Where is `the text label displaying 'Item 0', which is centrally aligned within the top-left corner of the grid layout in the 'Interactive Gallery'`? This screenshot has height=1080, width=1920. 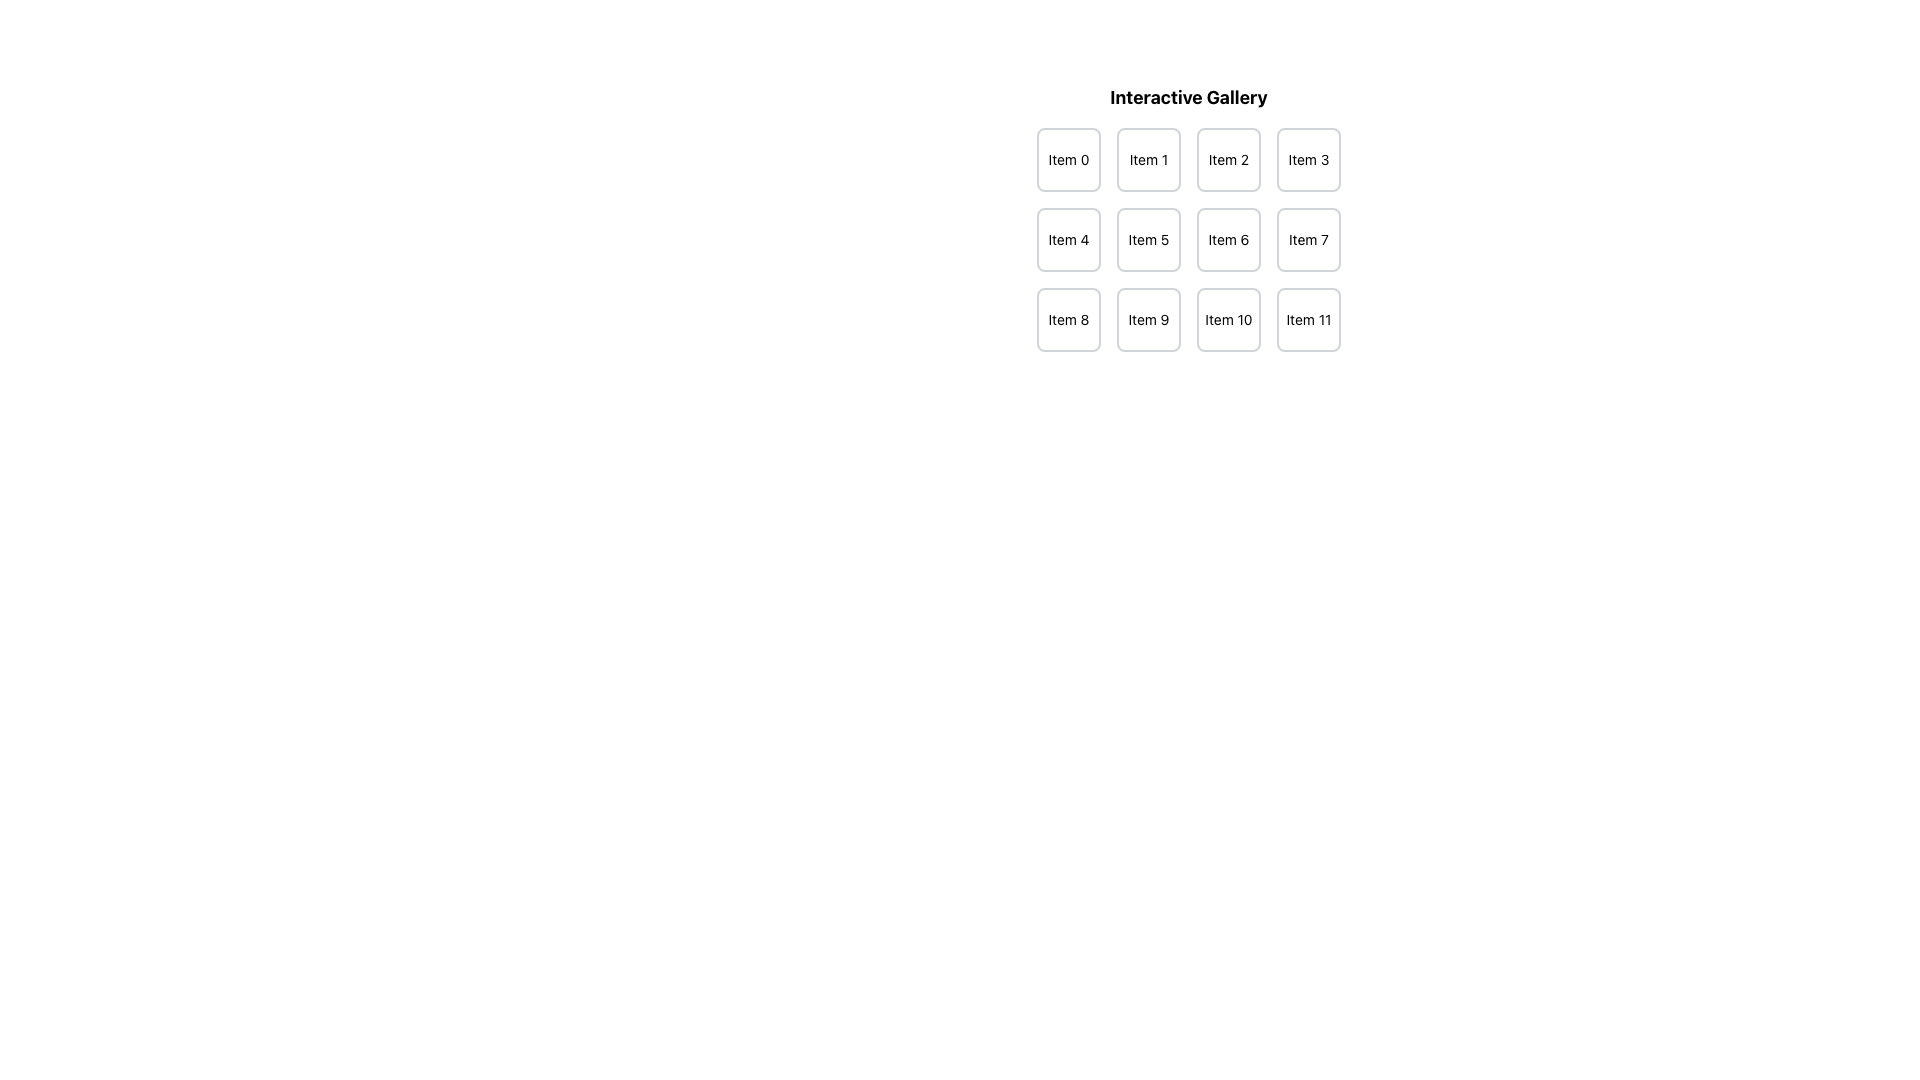
the text label displaying 'Item 0', which is centrally aligned within the top-left corner of the grid layout in the 'Interactive Gallery' is located at coordinates (1068, 158).